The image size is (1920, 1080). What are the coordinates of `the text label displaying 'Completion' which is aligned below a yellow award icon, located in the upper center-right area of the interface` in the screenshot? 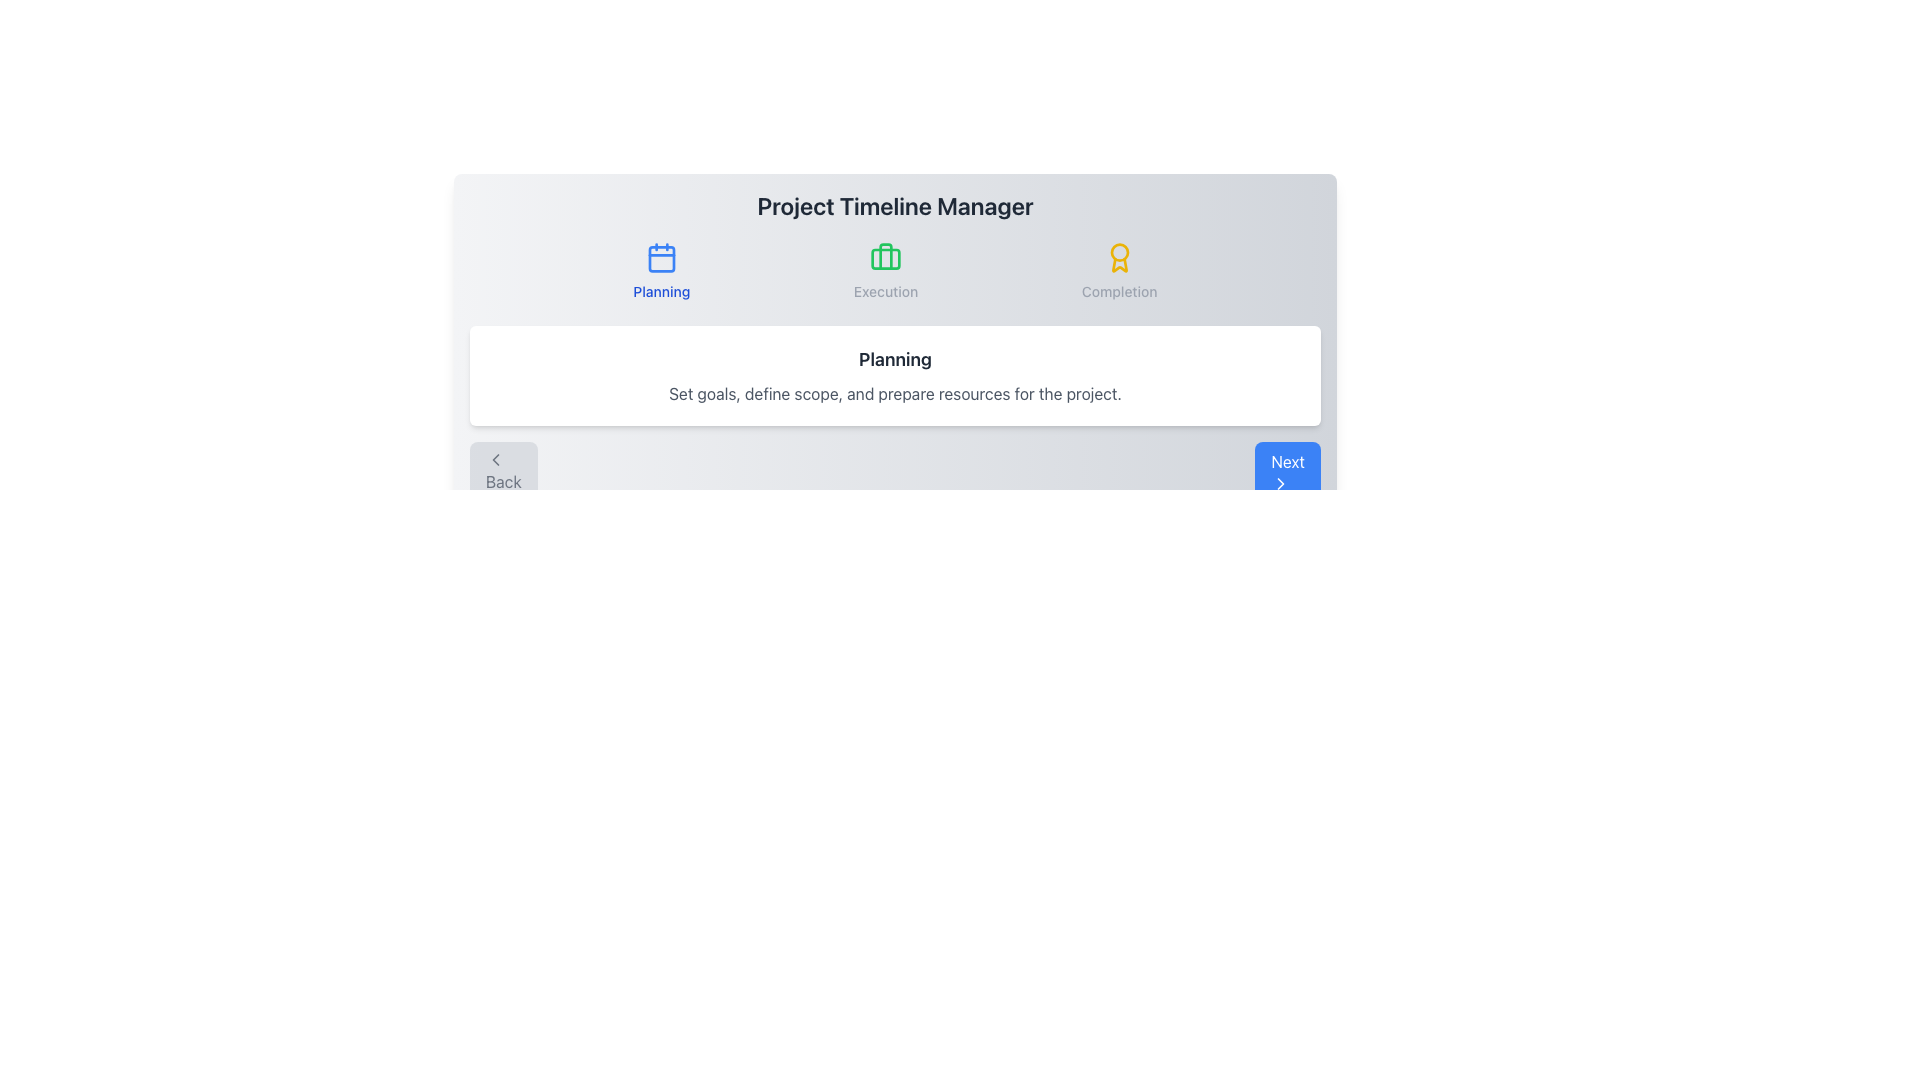 It's located at (1118, 292).